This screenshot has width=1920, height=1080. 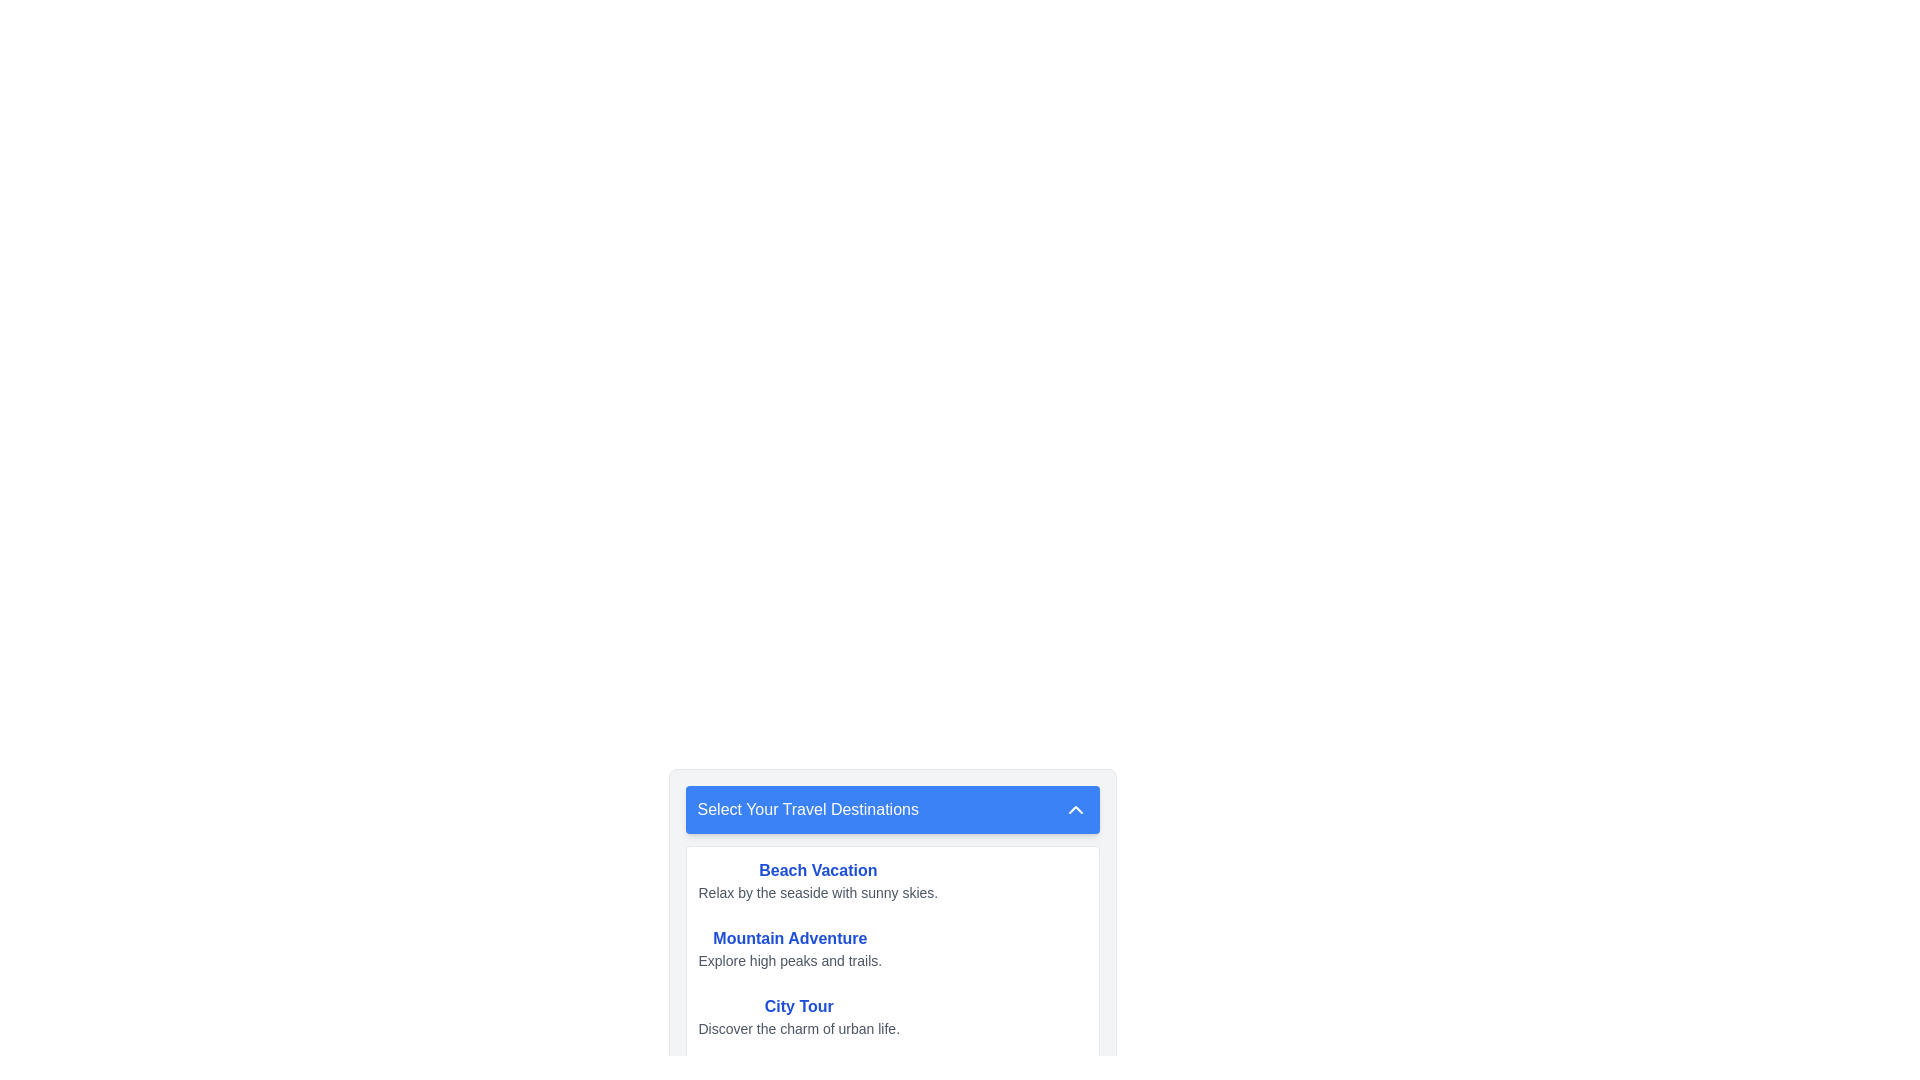 What do you see at coordinates (798, 1029) in the screenshot?
I see `the text element that contains 'Discover the charm of urban life.' positioned below the 'City Tour' title` at bounding box center [798, 1029].